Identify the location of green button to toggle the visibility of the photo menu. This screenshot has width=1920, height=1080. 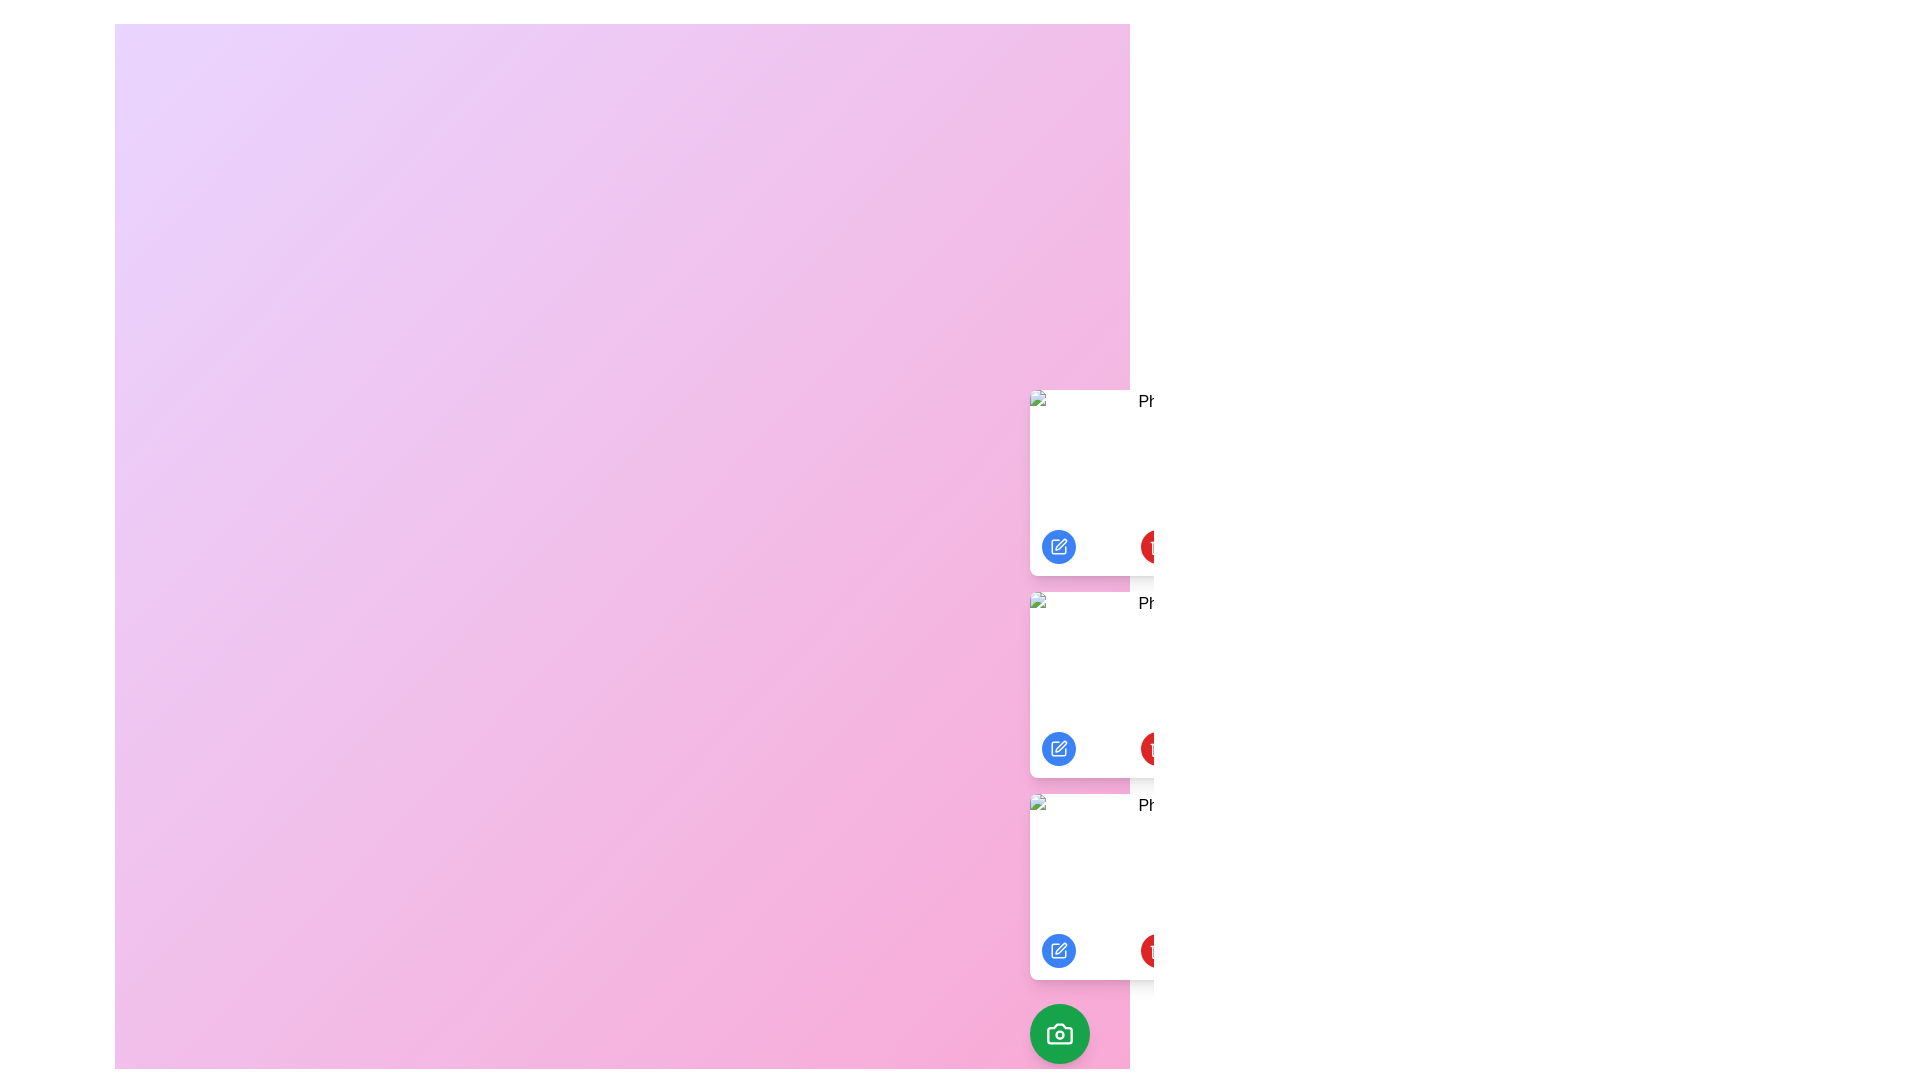
(1059, 1033).